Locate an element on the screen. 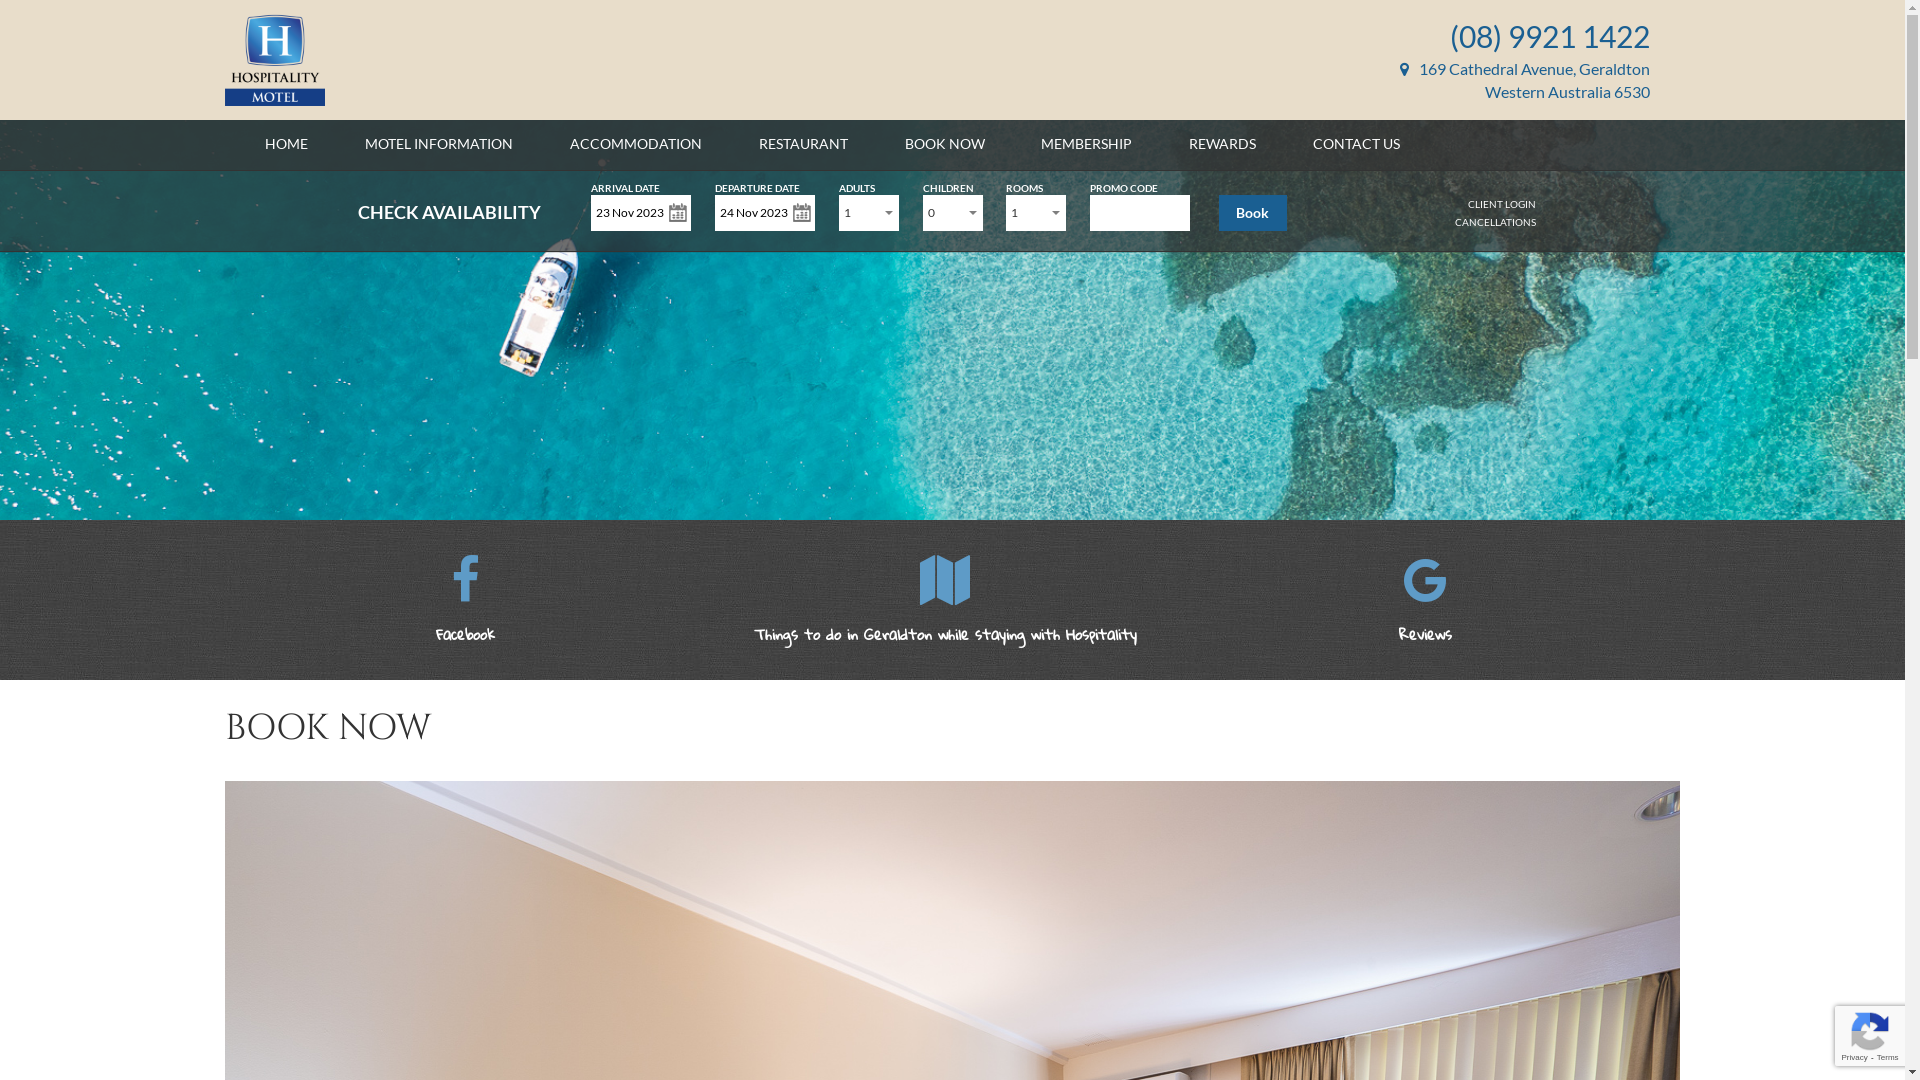 This screenshot has width=1920, height=1080. 'REWARDS' is located at coordinates (1221, 142).